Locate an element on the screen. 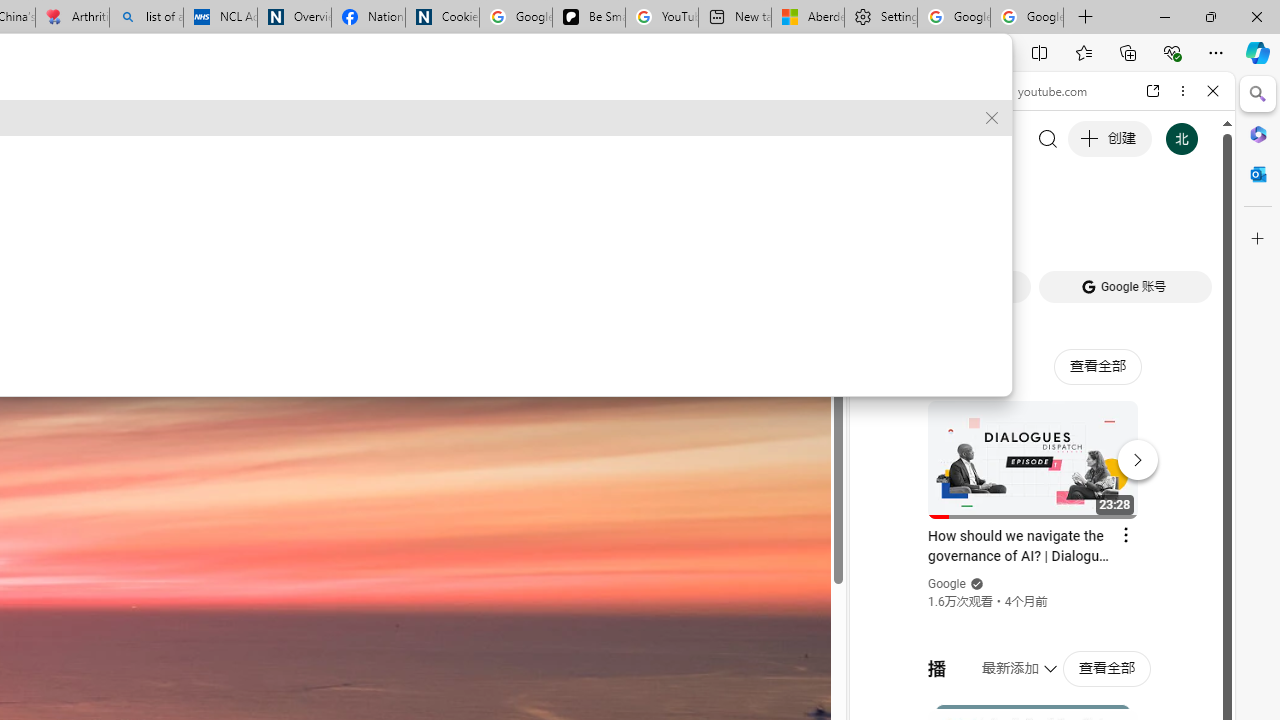 This screenshot has width=1280, height=720. 'Music' is located at coordinates (1041, 544).